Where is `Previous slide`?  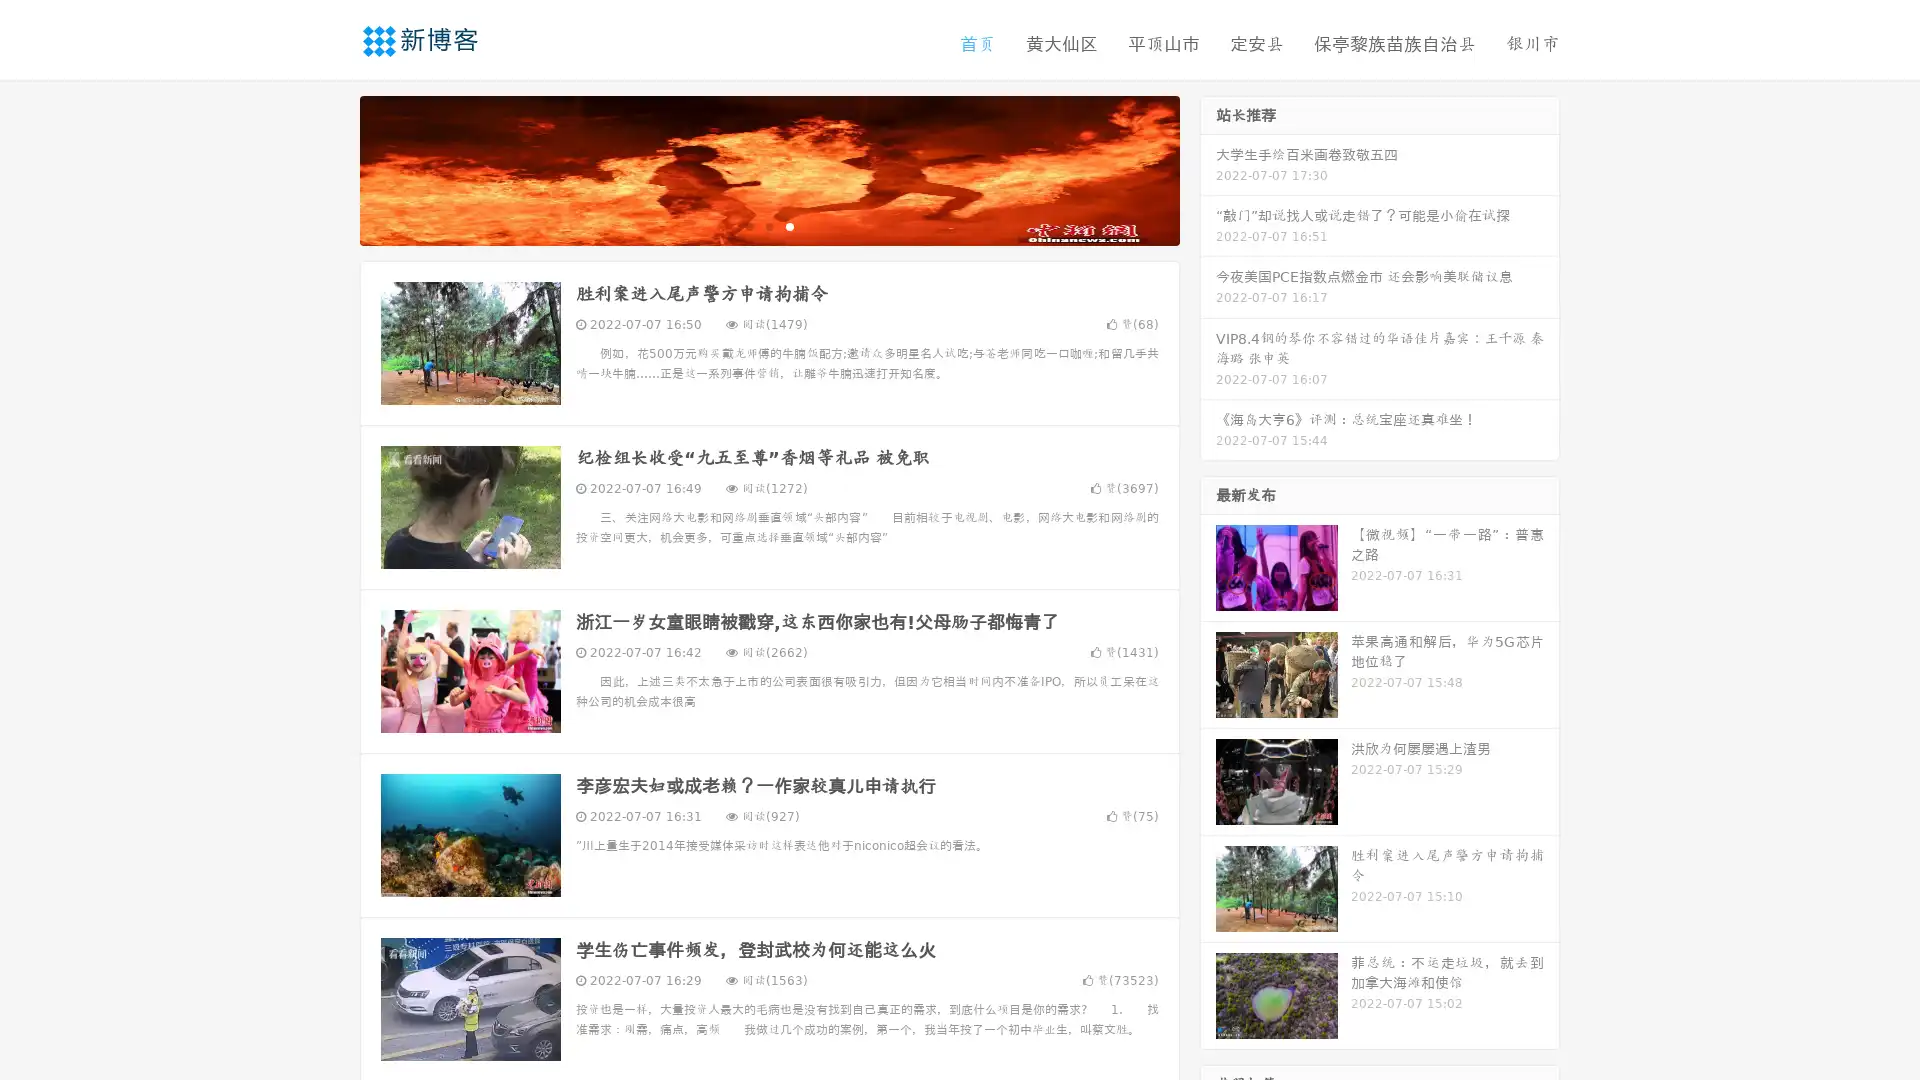 Previous slide is located at coordinates (330, 168).